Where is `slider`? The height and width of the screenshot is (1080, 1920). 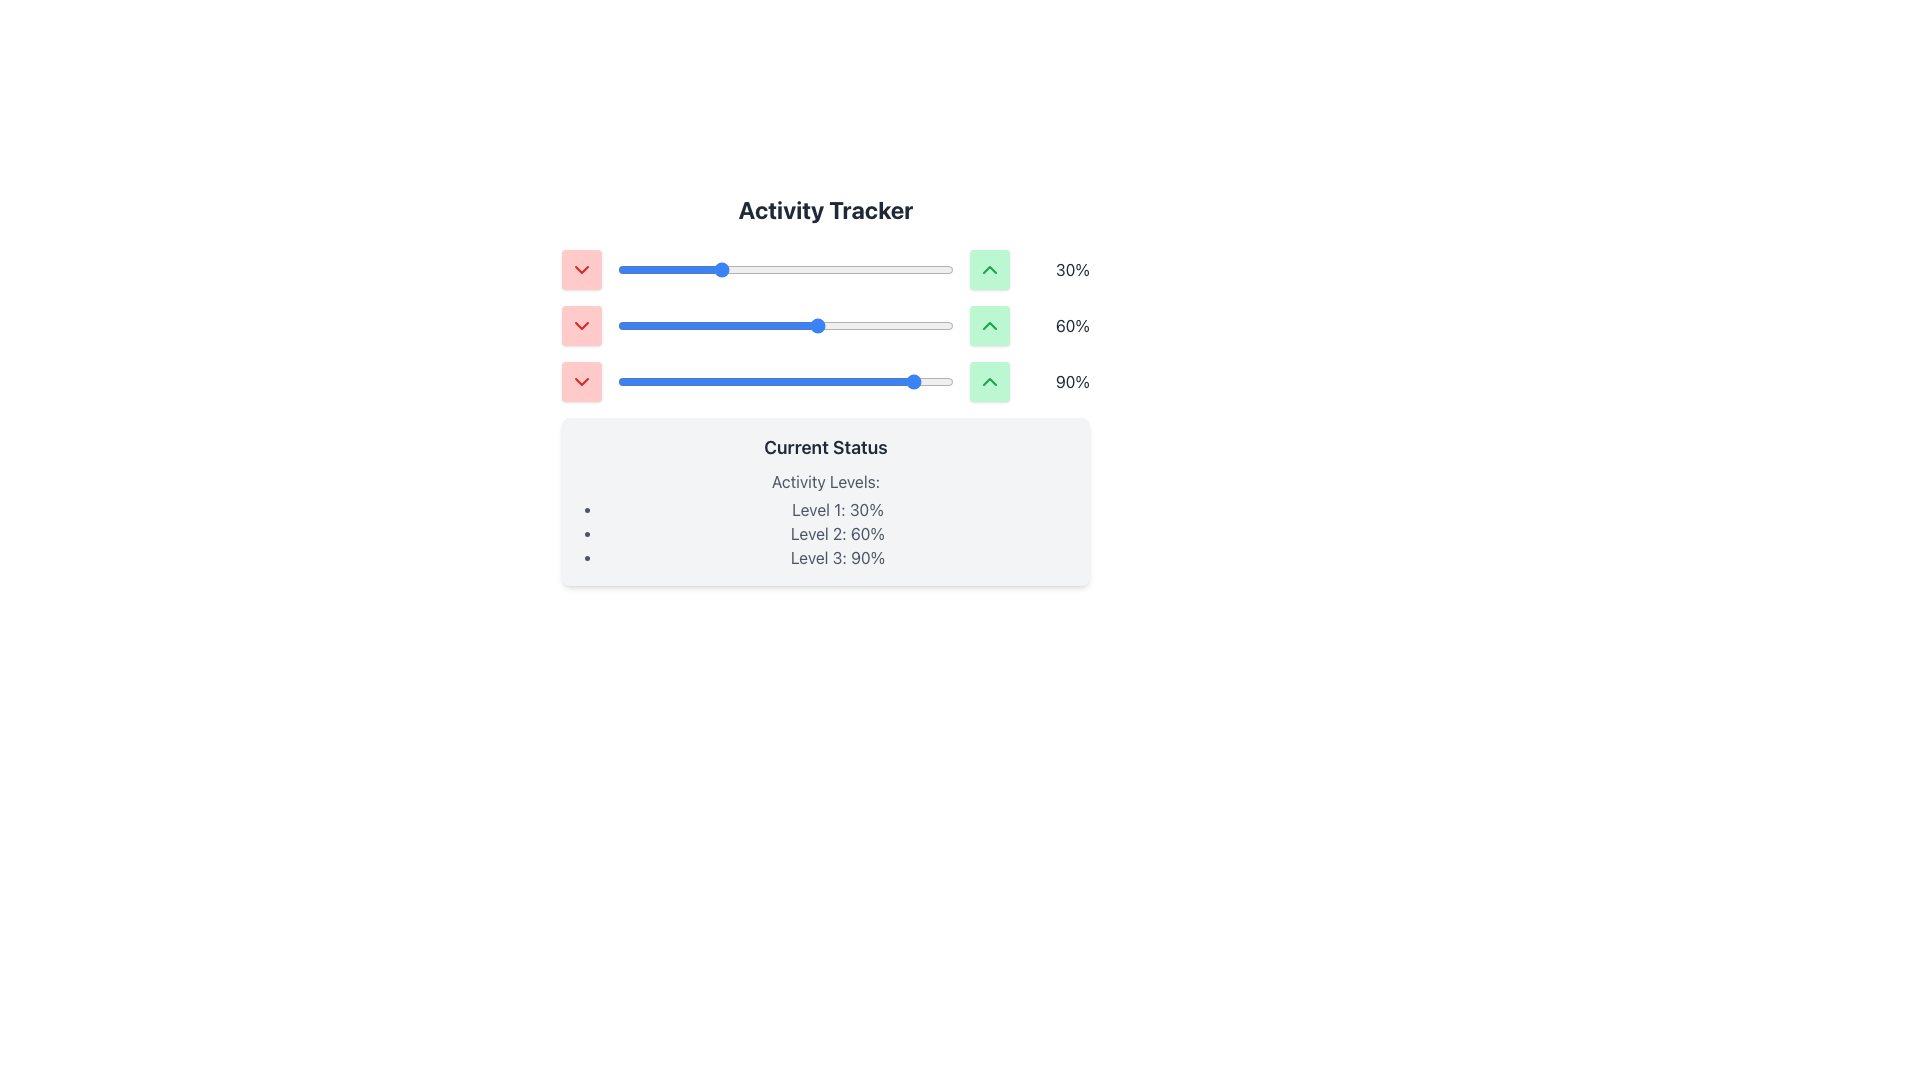 slider is located at coordinates (822, 270).